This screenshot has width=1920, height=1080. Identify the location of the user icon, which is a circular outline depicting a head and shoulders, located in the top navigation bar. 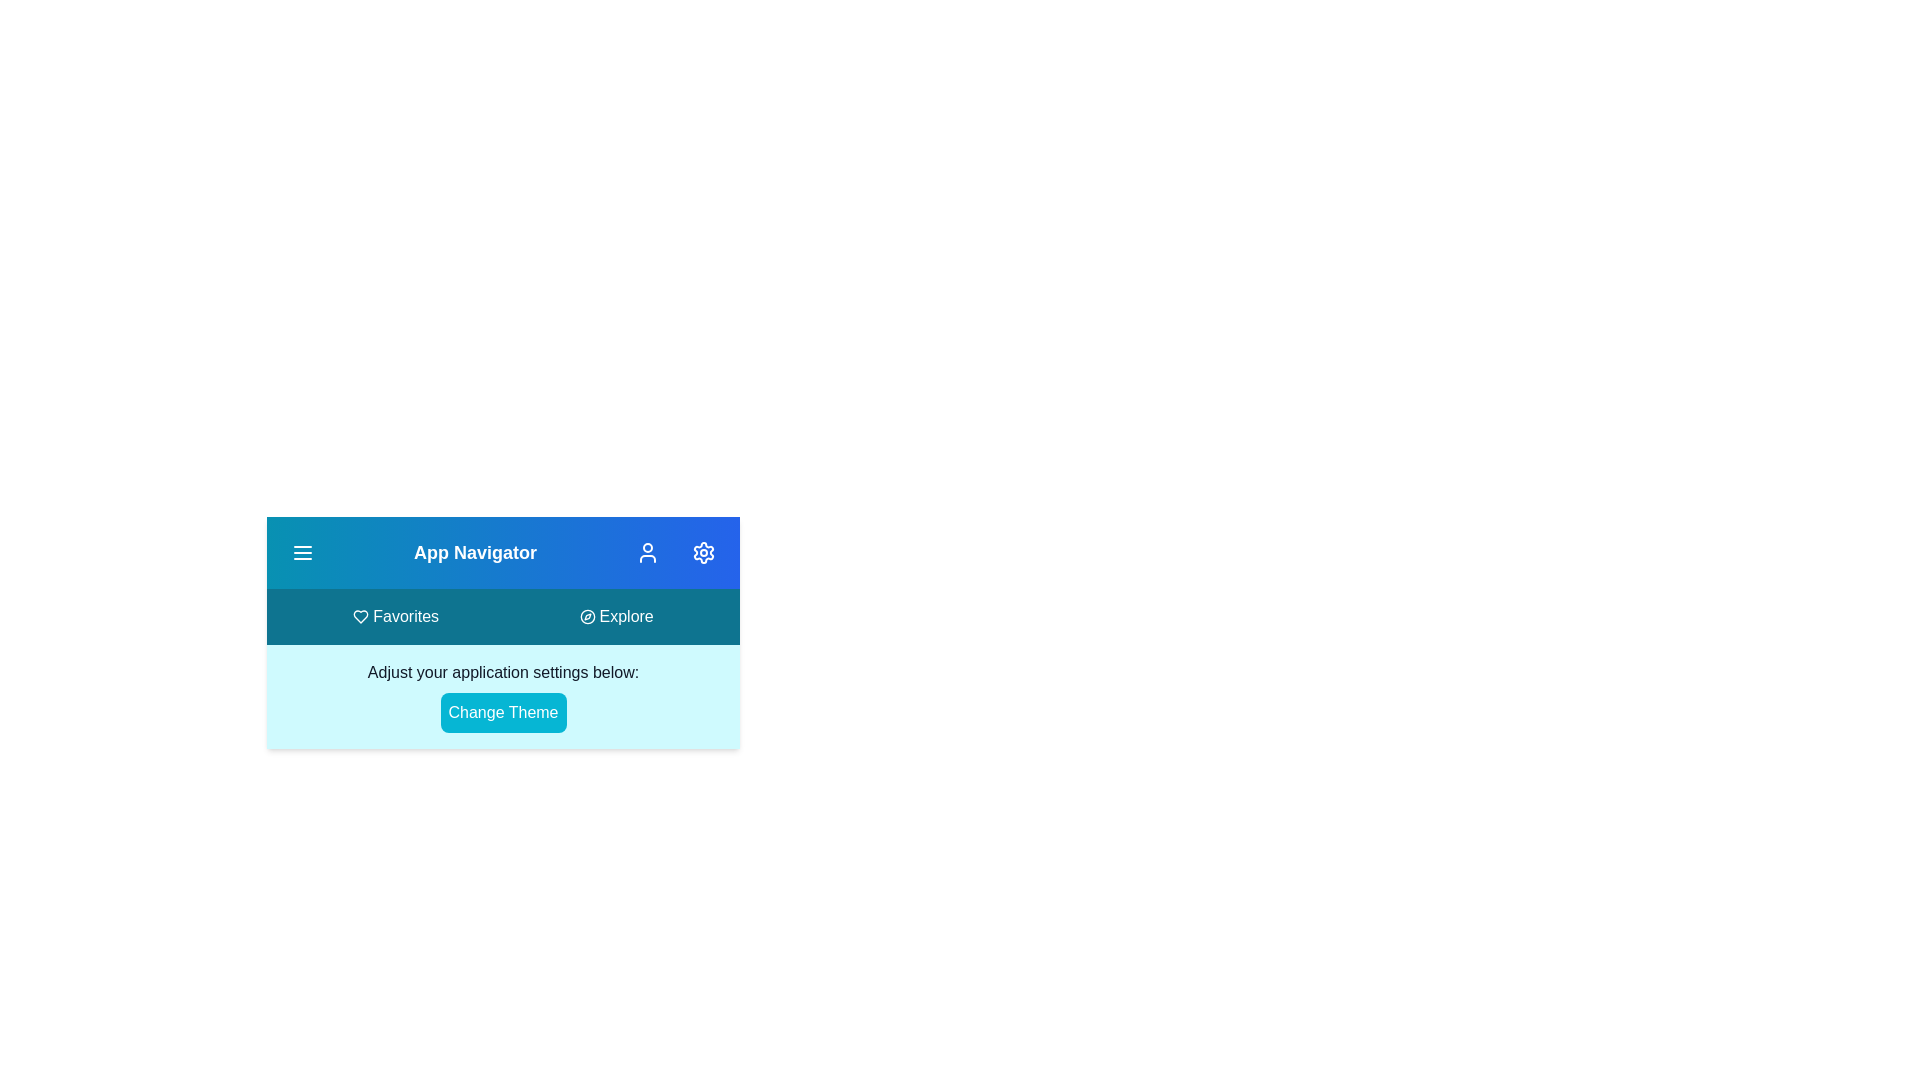
(648, 552).